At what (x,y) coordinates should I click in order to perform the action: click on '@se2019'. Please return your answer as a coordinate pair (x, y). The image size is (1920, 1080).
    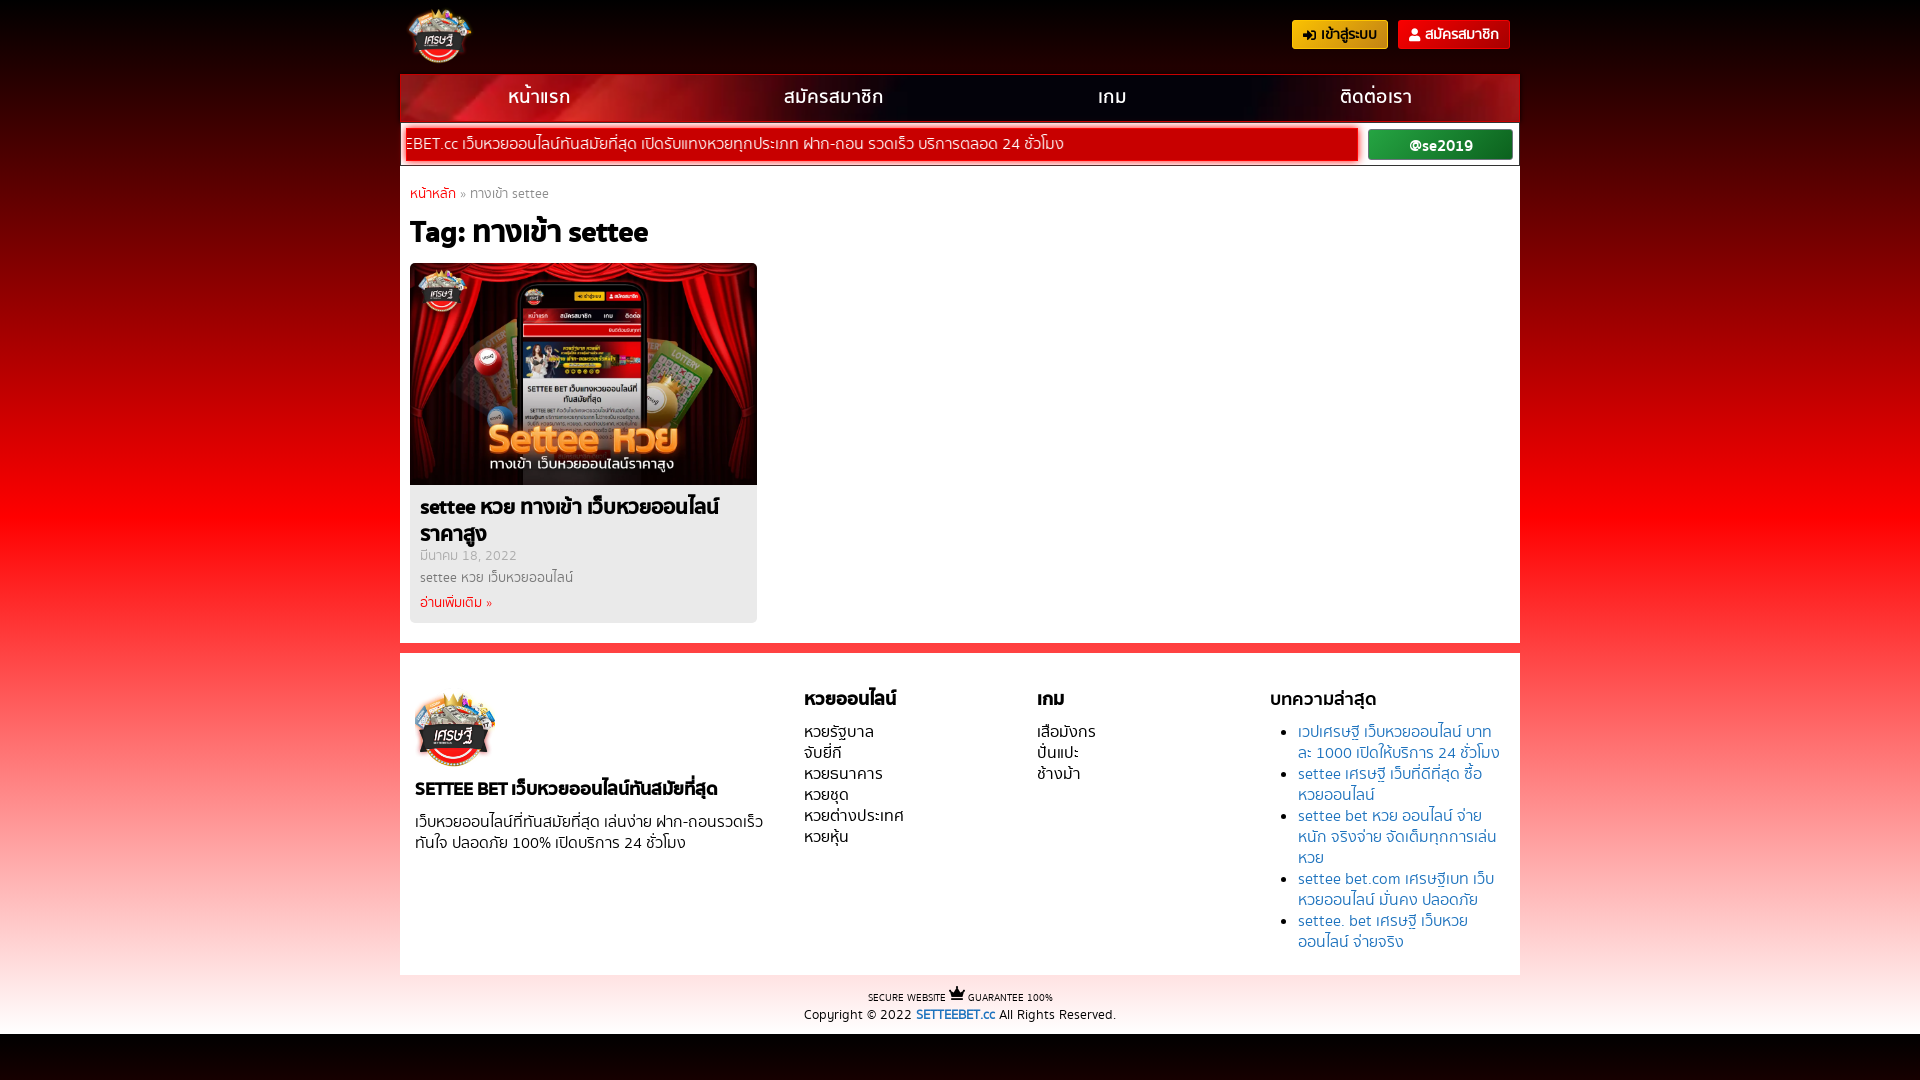
    Looking at the image, I should click on (1440, 143).